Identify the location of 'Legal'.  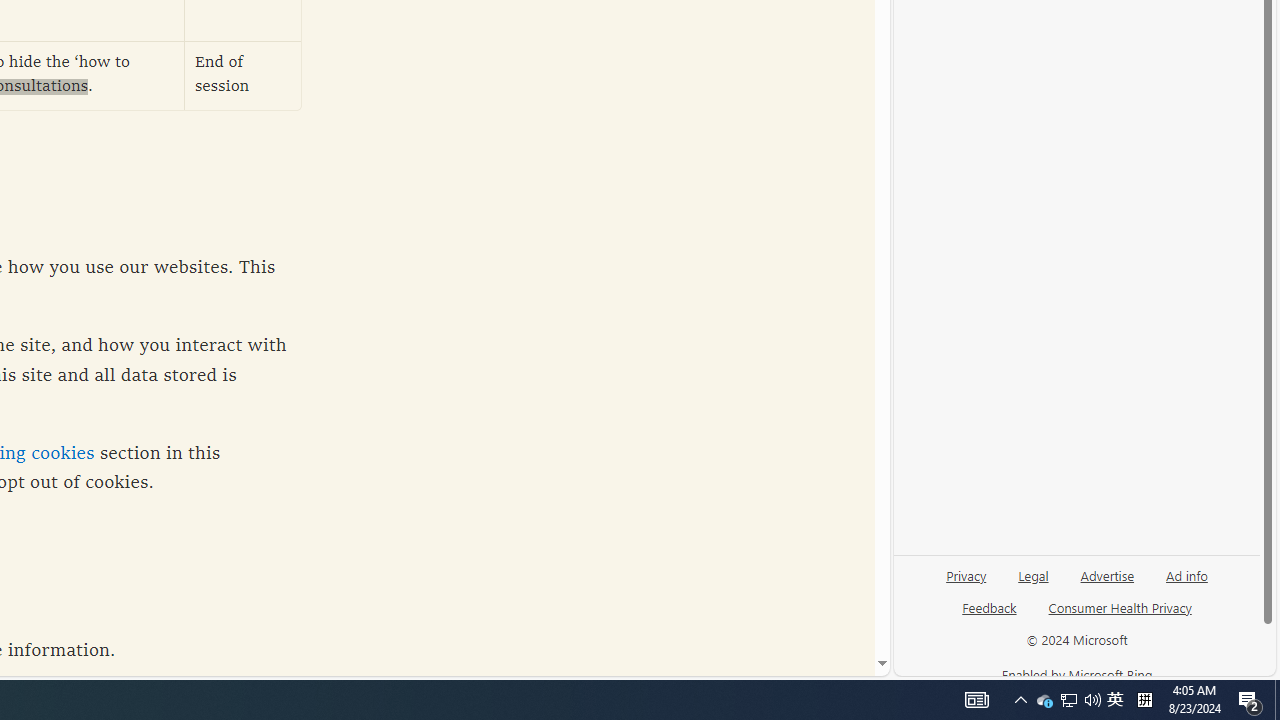
(1033, 583).